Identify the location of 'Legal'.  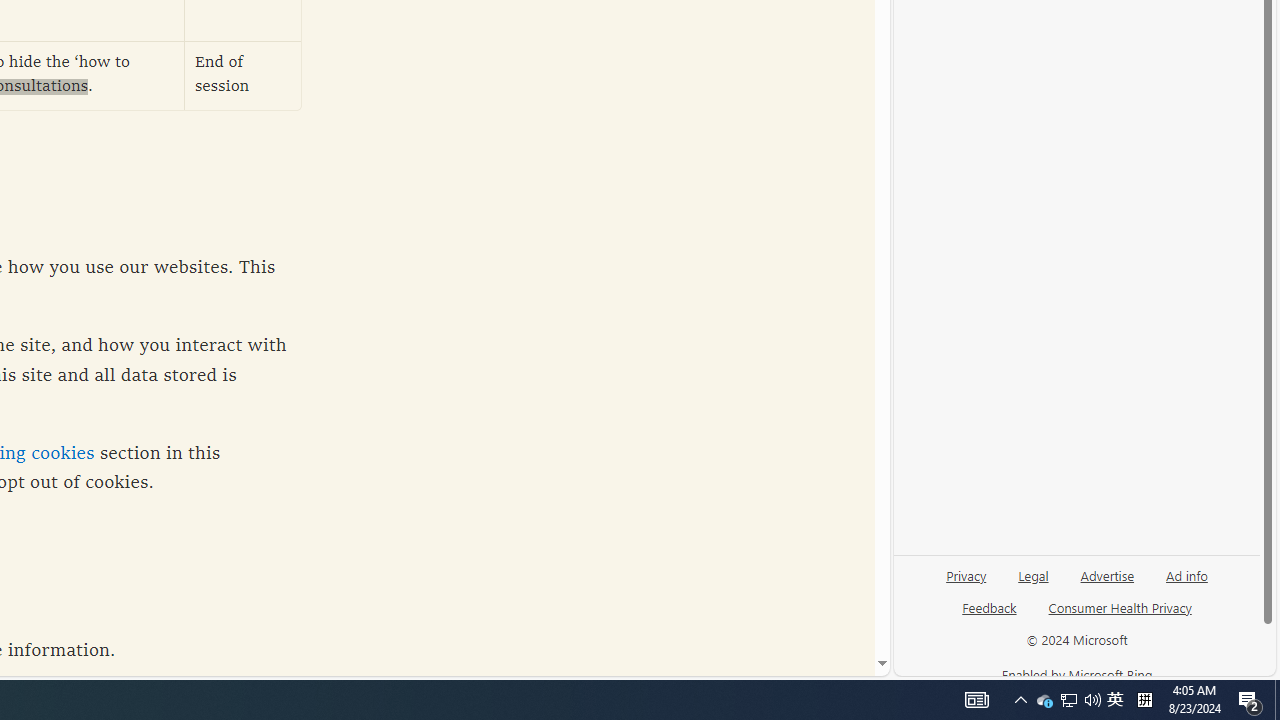
(1033, 583).